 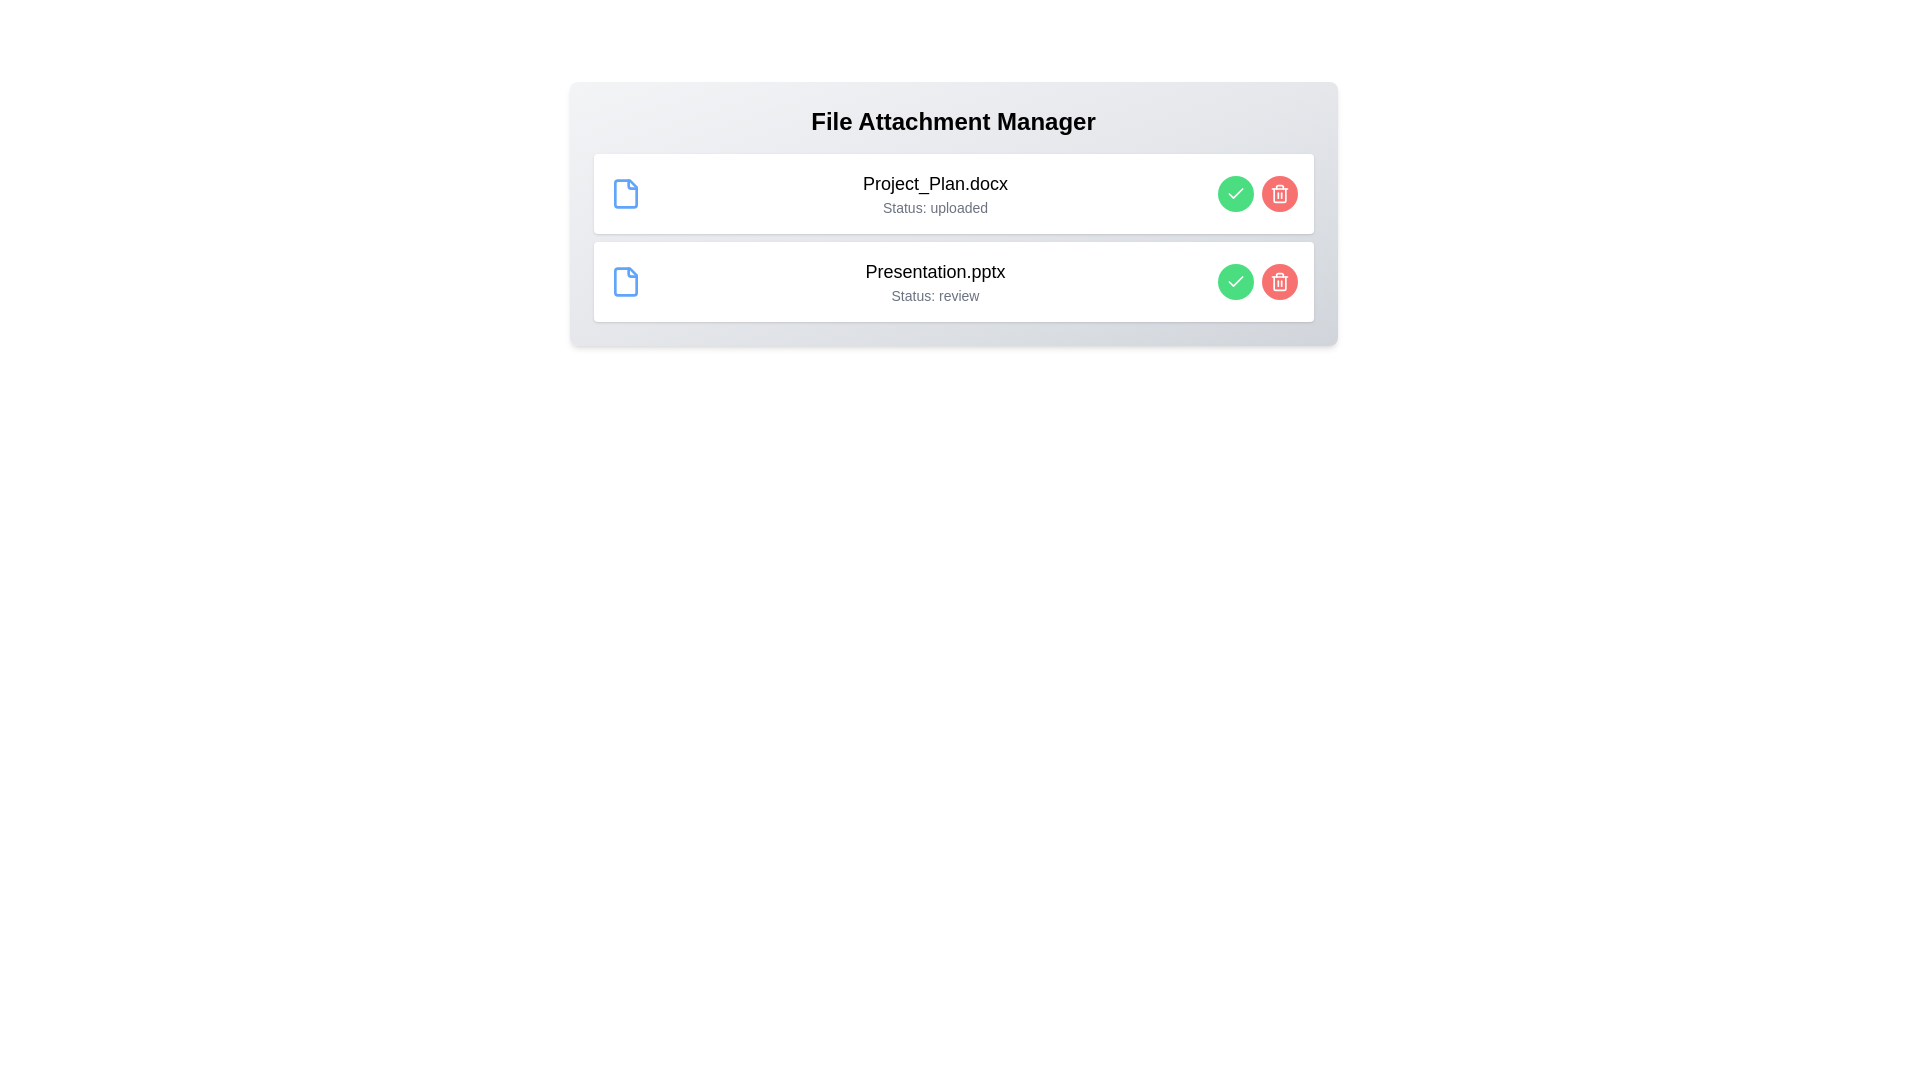 I want to click on the 'Remove' button for the file Project_Plan.docx, so click(x=1278, y=193).